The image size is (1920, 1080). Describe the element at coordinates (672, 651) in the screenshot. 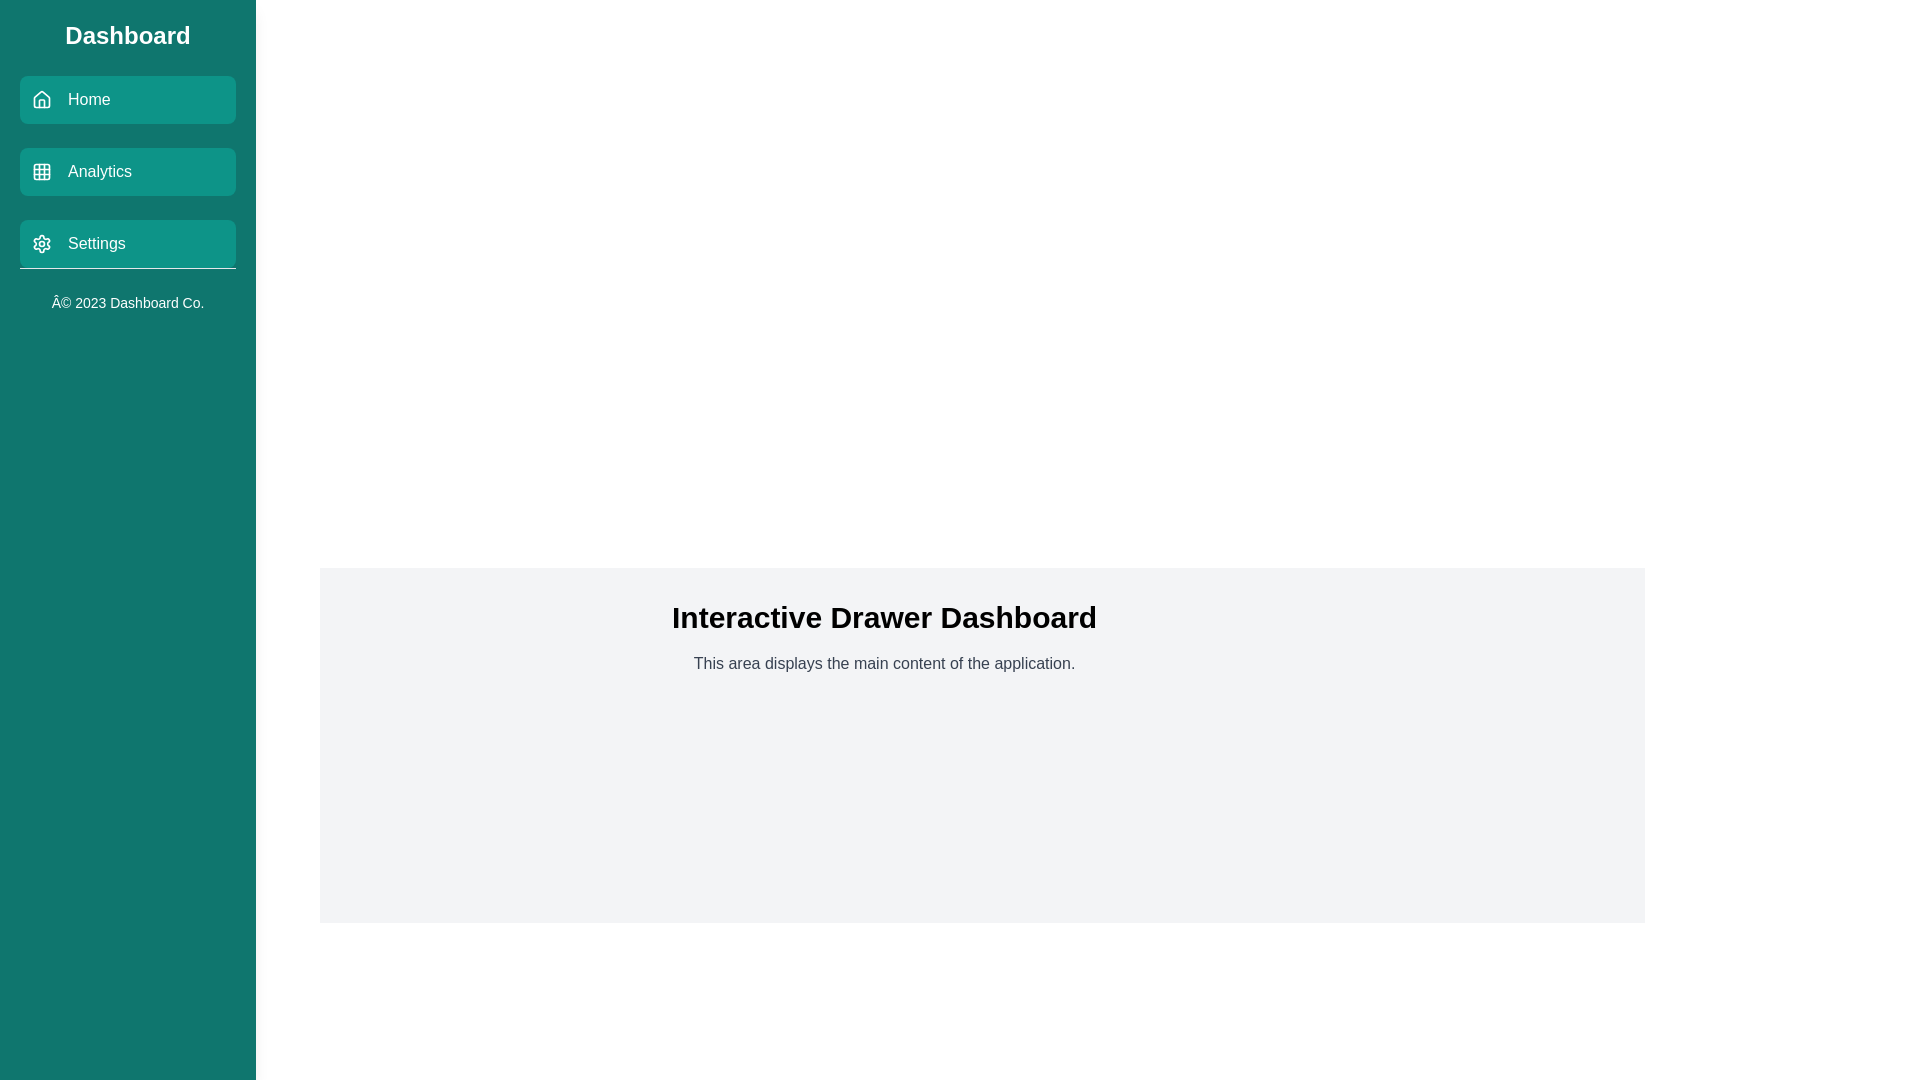

I see `the text in the main content area` at that location.